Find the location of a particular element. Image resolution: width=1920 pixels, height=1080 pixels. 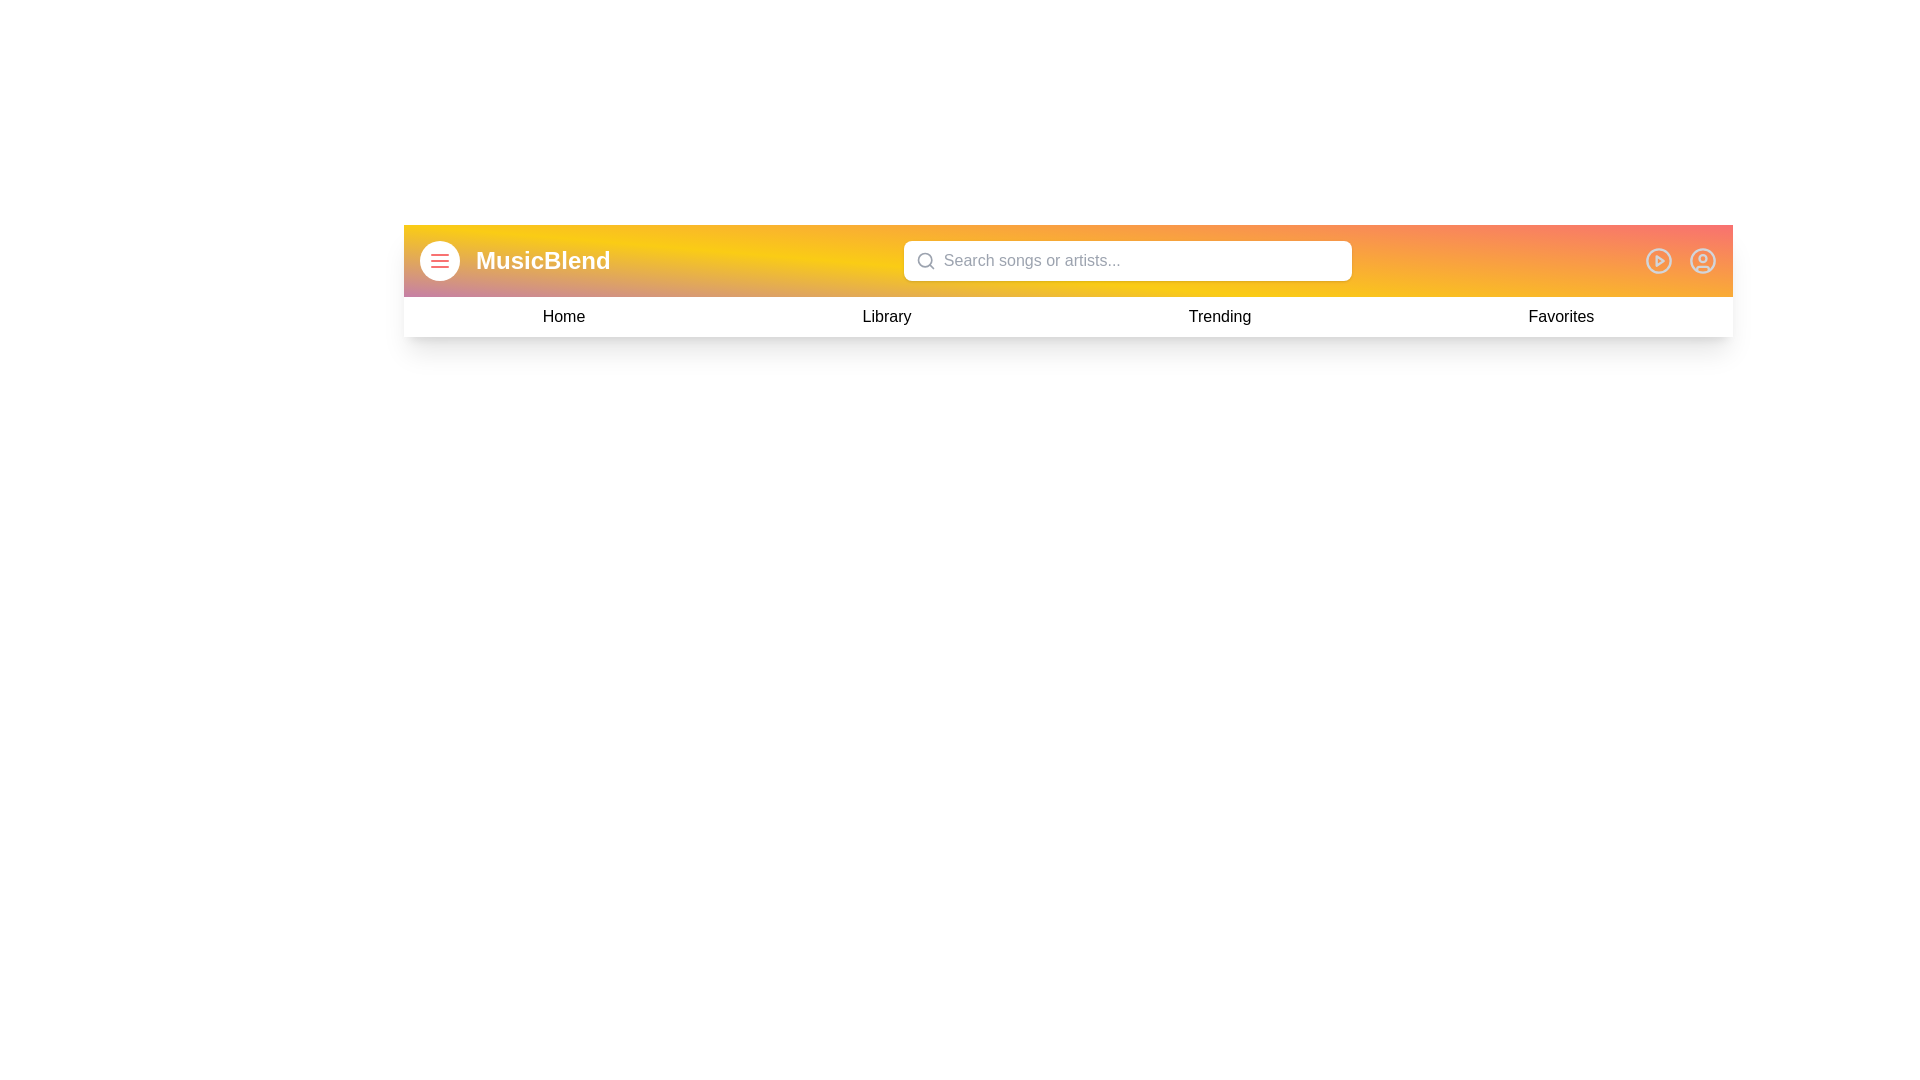

the 'Favorites' option in the navigation bar to navigate to the Favorites section is located at coordinates (1559, 315).